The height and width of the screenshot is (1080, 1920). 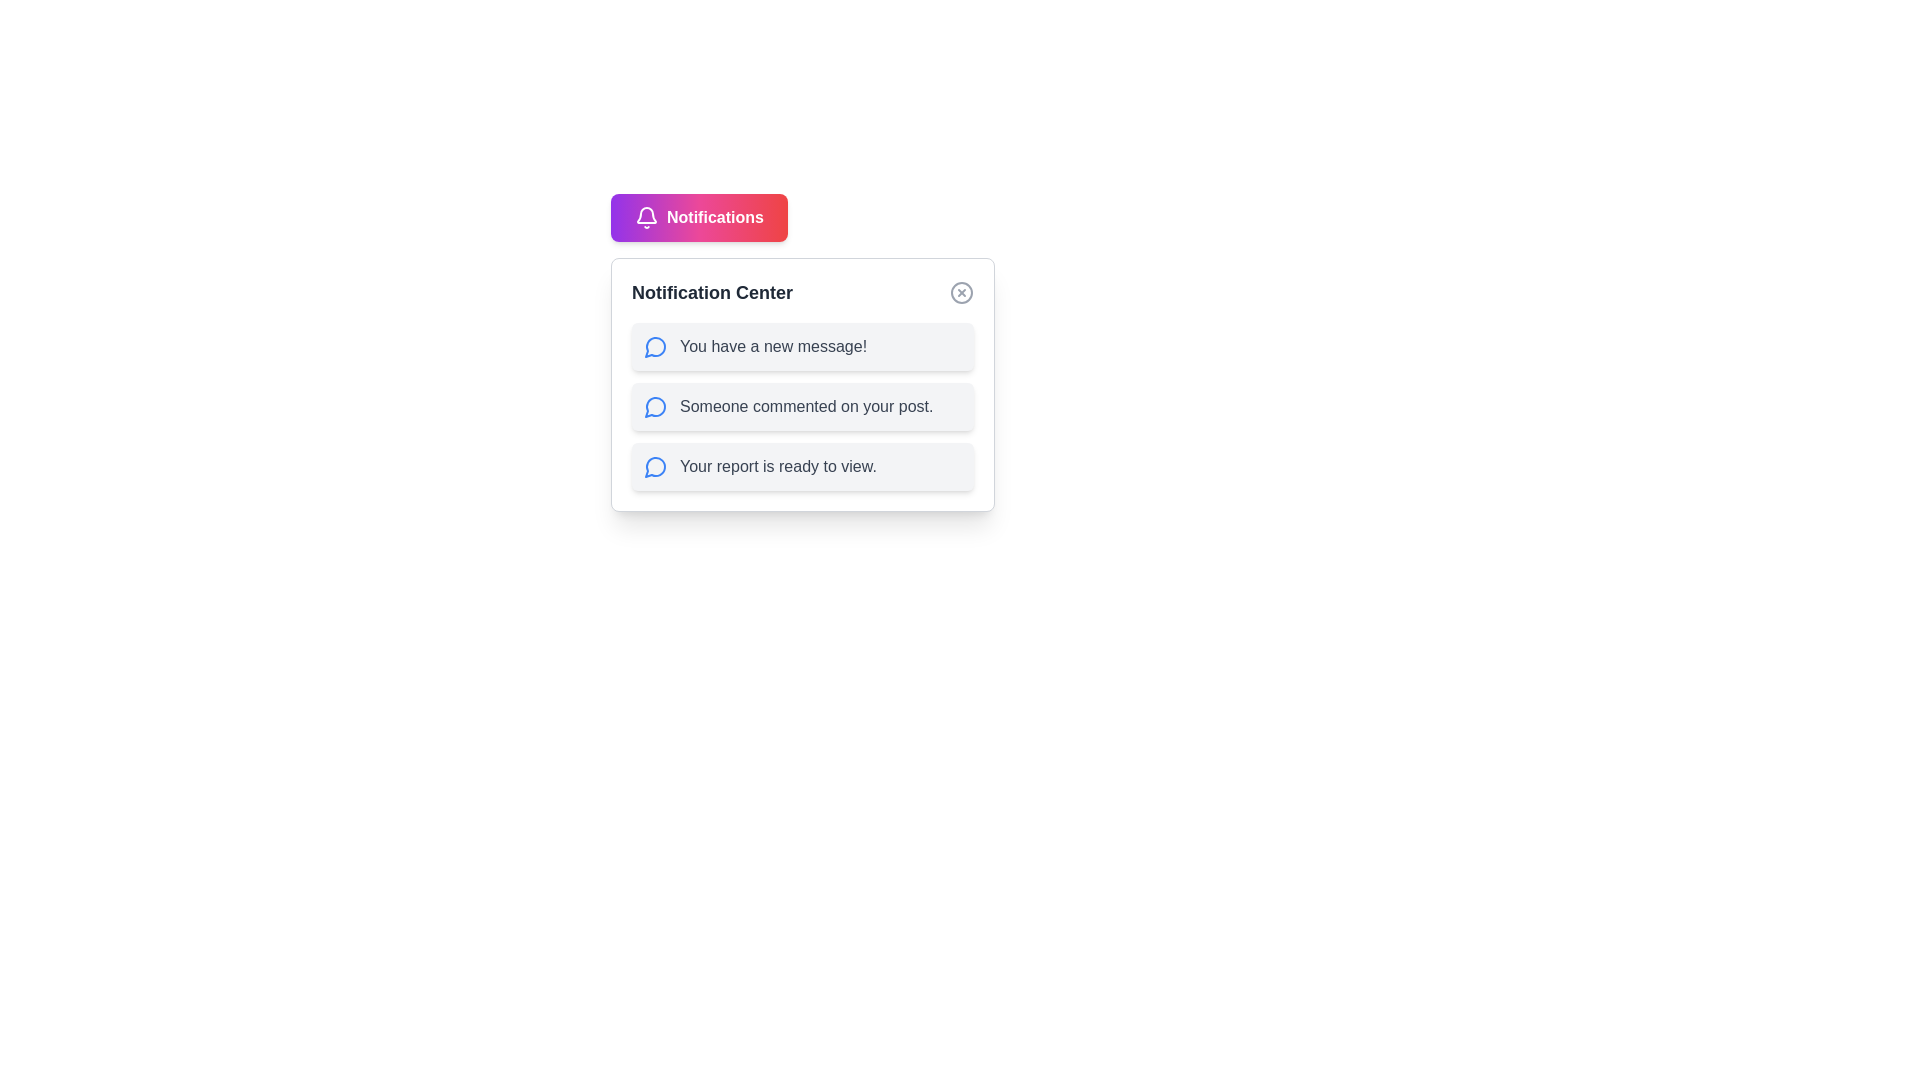 I want to click on the text display showing 'Your report is ready to view.' in the notification center card by clicking on it to access related elements, so click(x=776, y=466).